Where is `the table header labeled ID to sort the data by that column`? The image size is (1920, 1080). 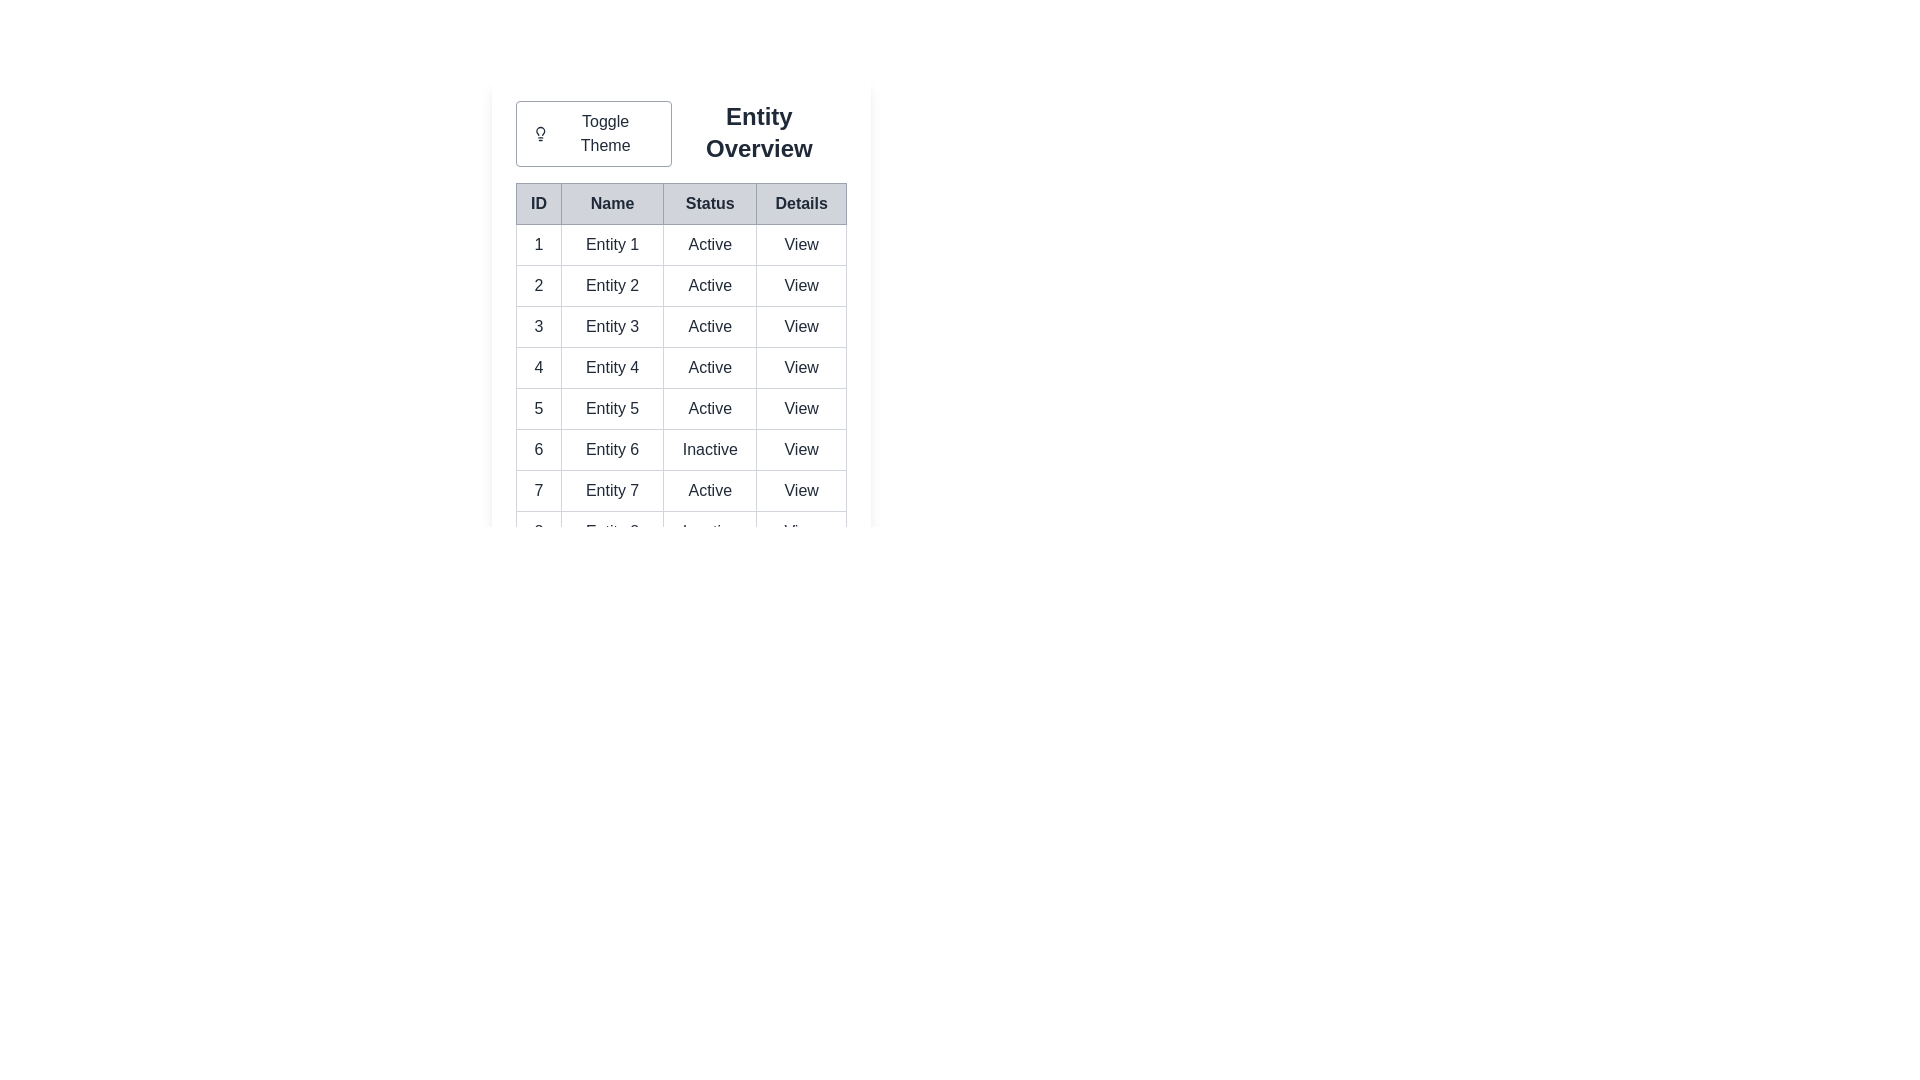 the table header labeled ID to sort the data by that column is located at coordinates (538, 204).